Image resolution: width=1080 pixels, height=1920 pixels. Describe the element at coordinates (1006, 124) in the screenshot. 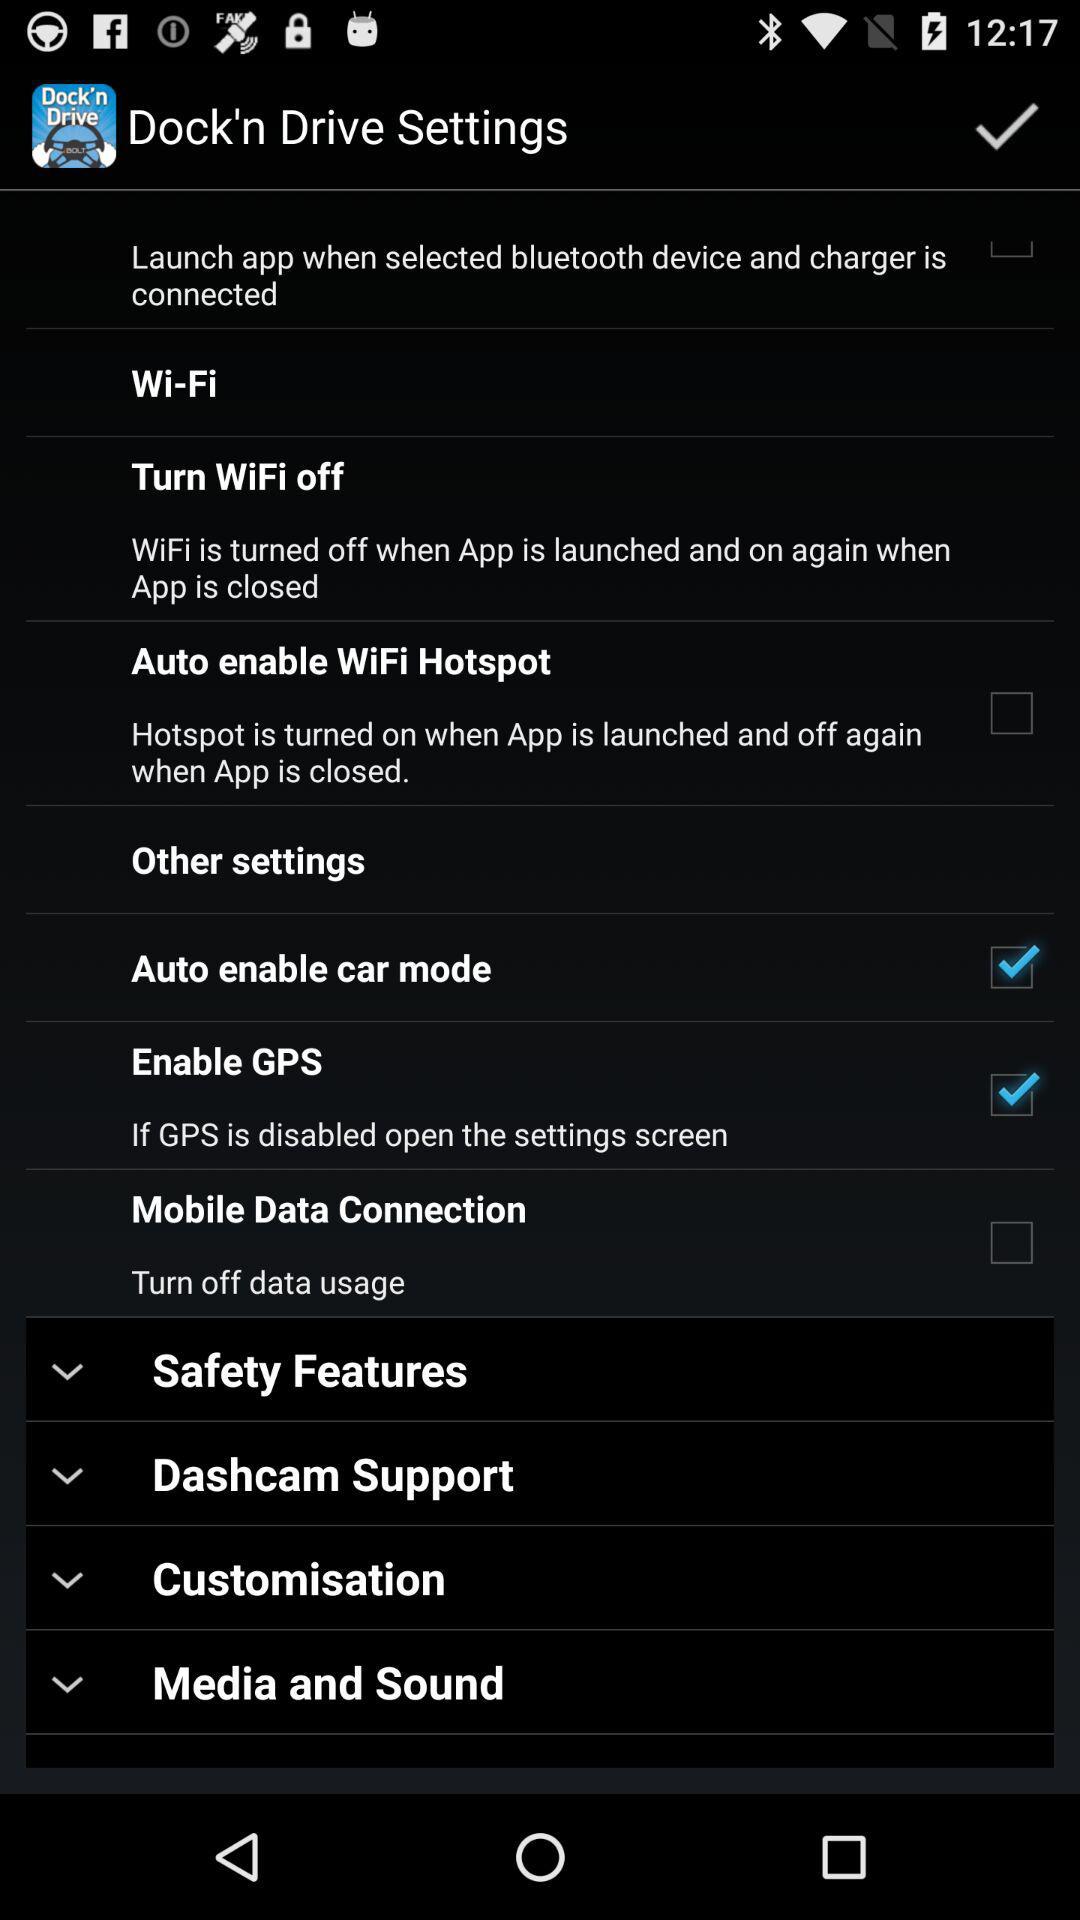

I see `app next to dock n drive icon` at that location.